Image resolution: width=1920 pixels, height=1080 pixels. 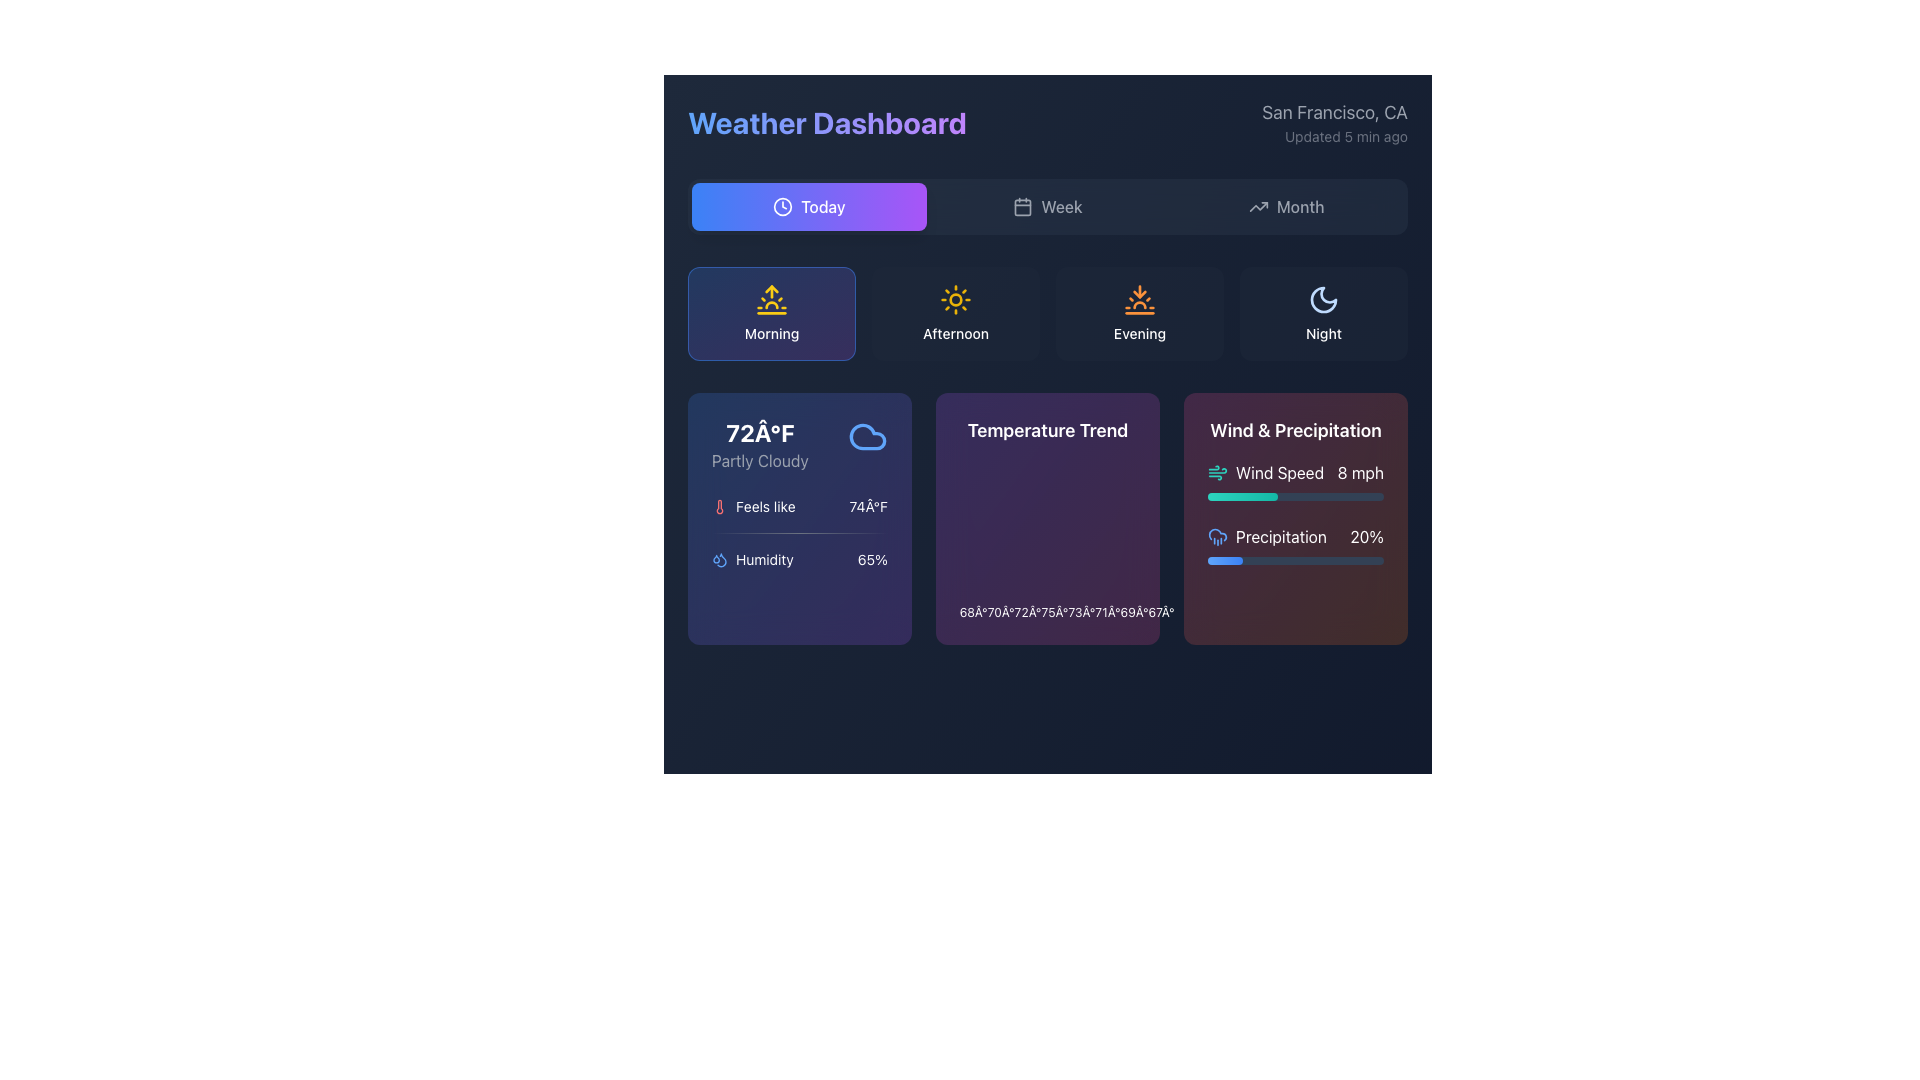 What do you see at coordinates (1280, 473) in the screenshot?
I see `the 'Wind Speed' text label element, which displays the text in white font on a dark maroon background, located in the 'Wind & Precipitation' section of the dashboard` at bounding box center [1280, 473].